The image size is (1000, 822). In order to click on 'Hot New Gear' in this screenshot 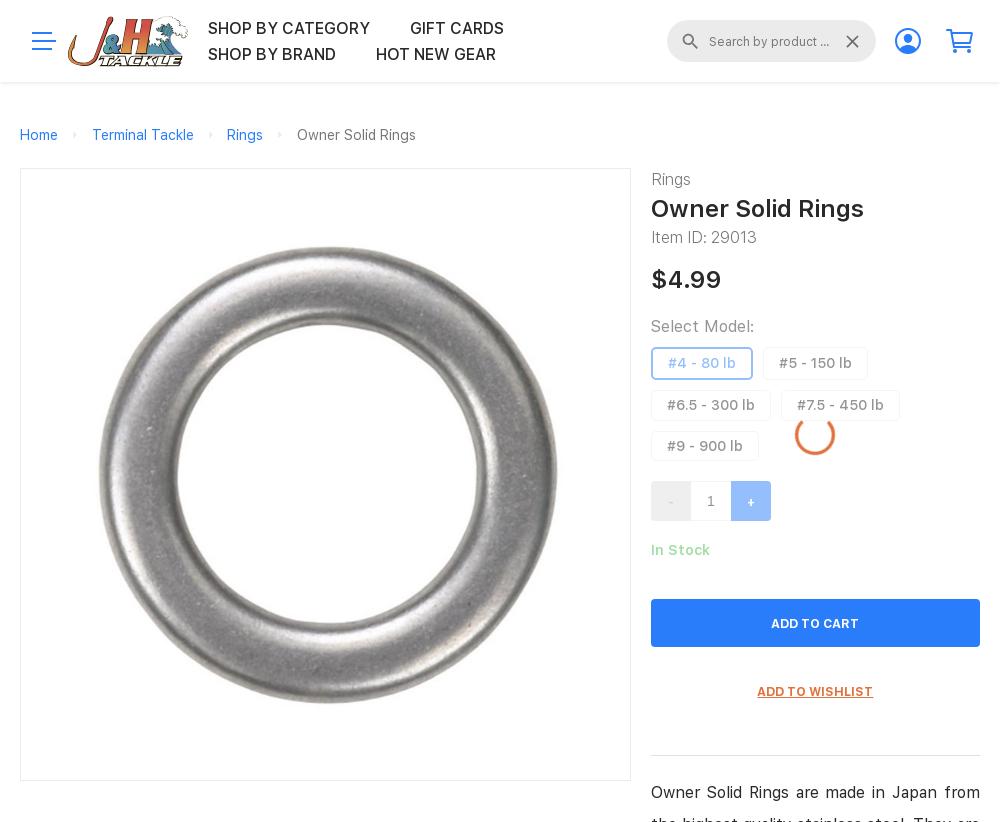, I will do `click(376, 53)`.